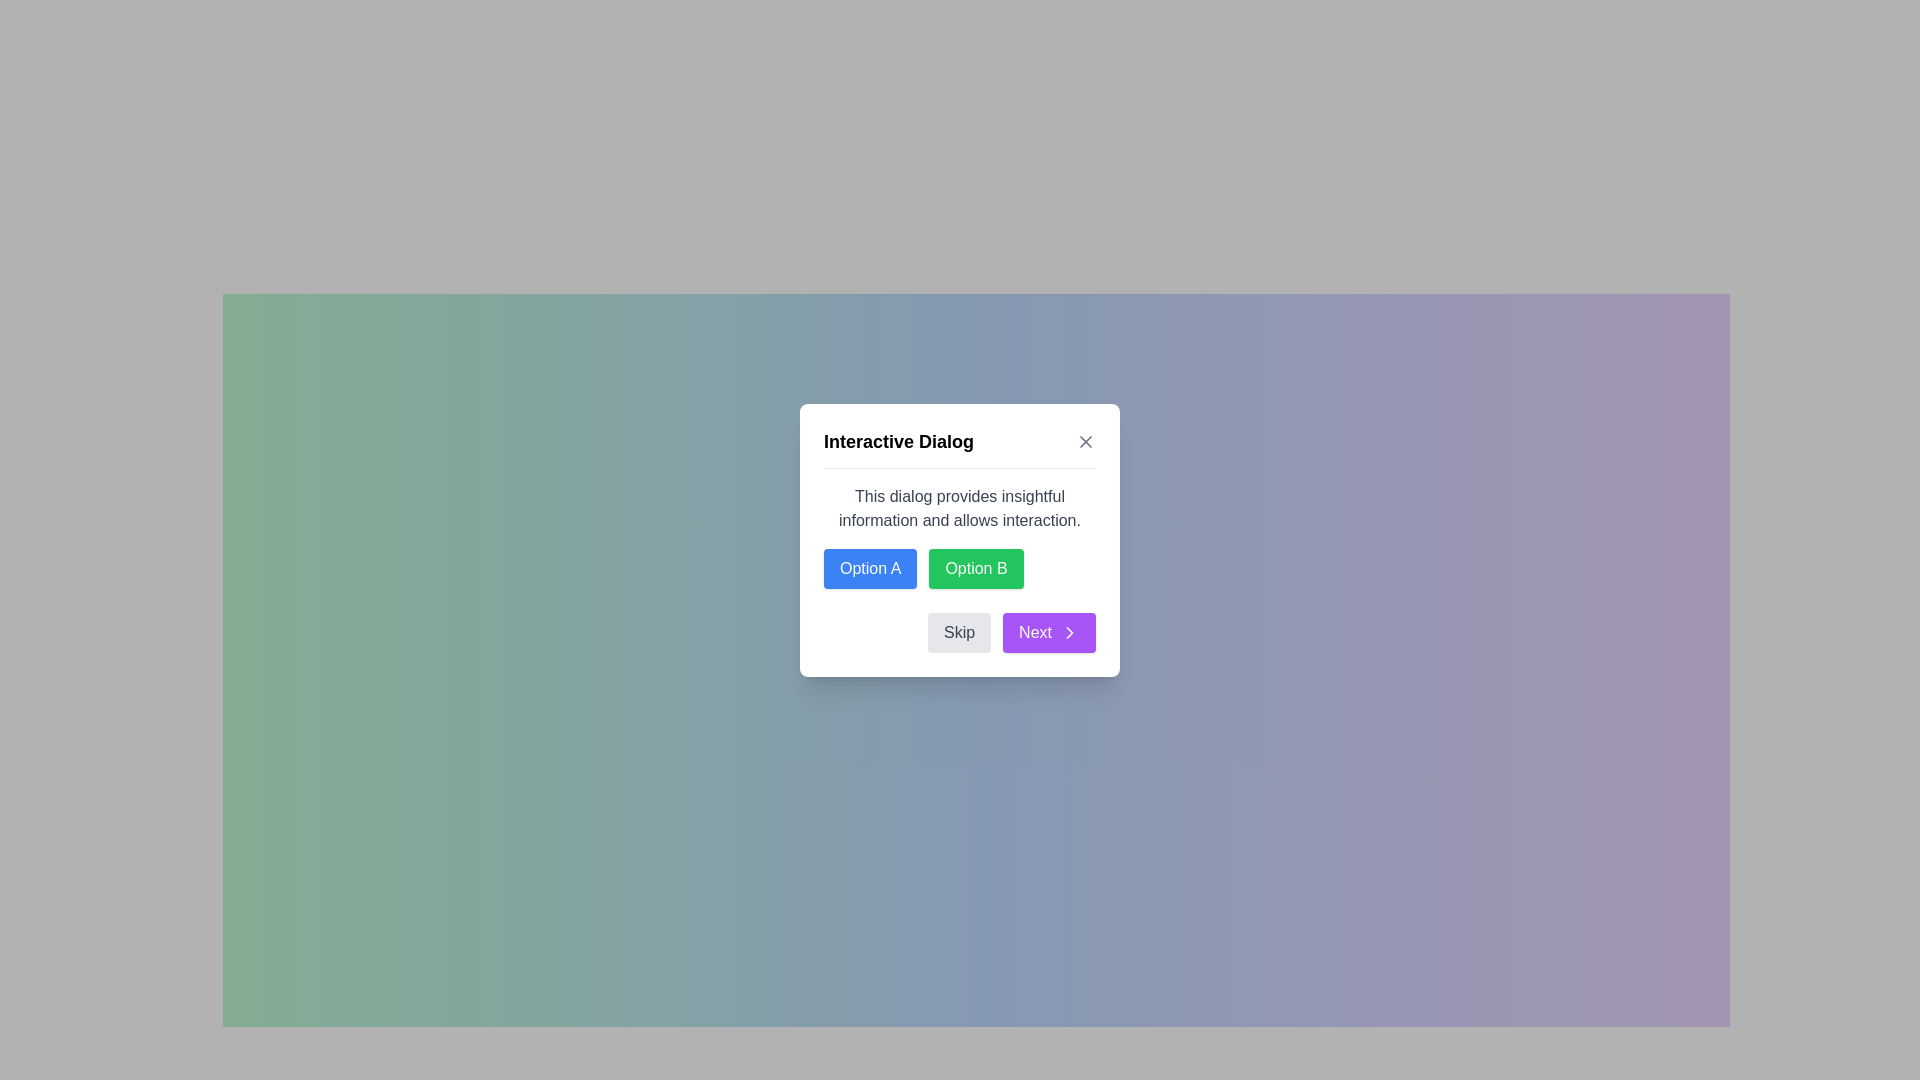 This screenshot has height=1080, width=1920. Describe the element at coordinates (1084, 439) in the screenshot. I see `the Close button located in the top-right corner of the 'Interactive Dialog' to change its color` at that location.